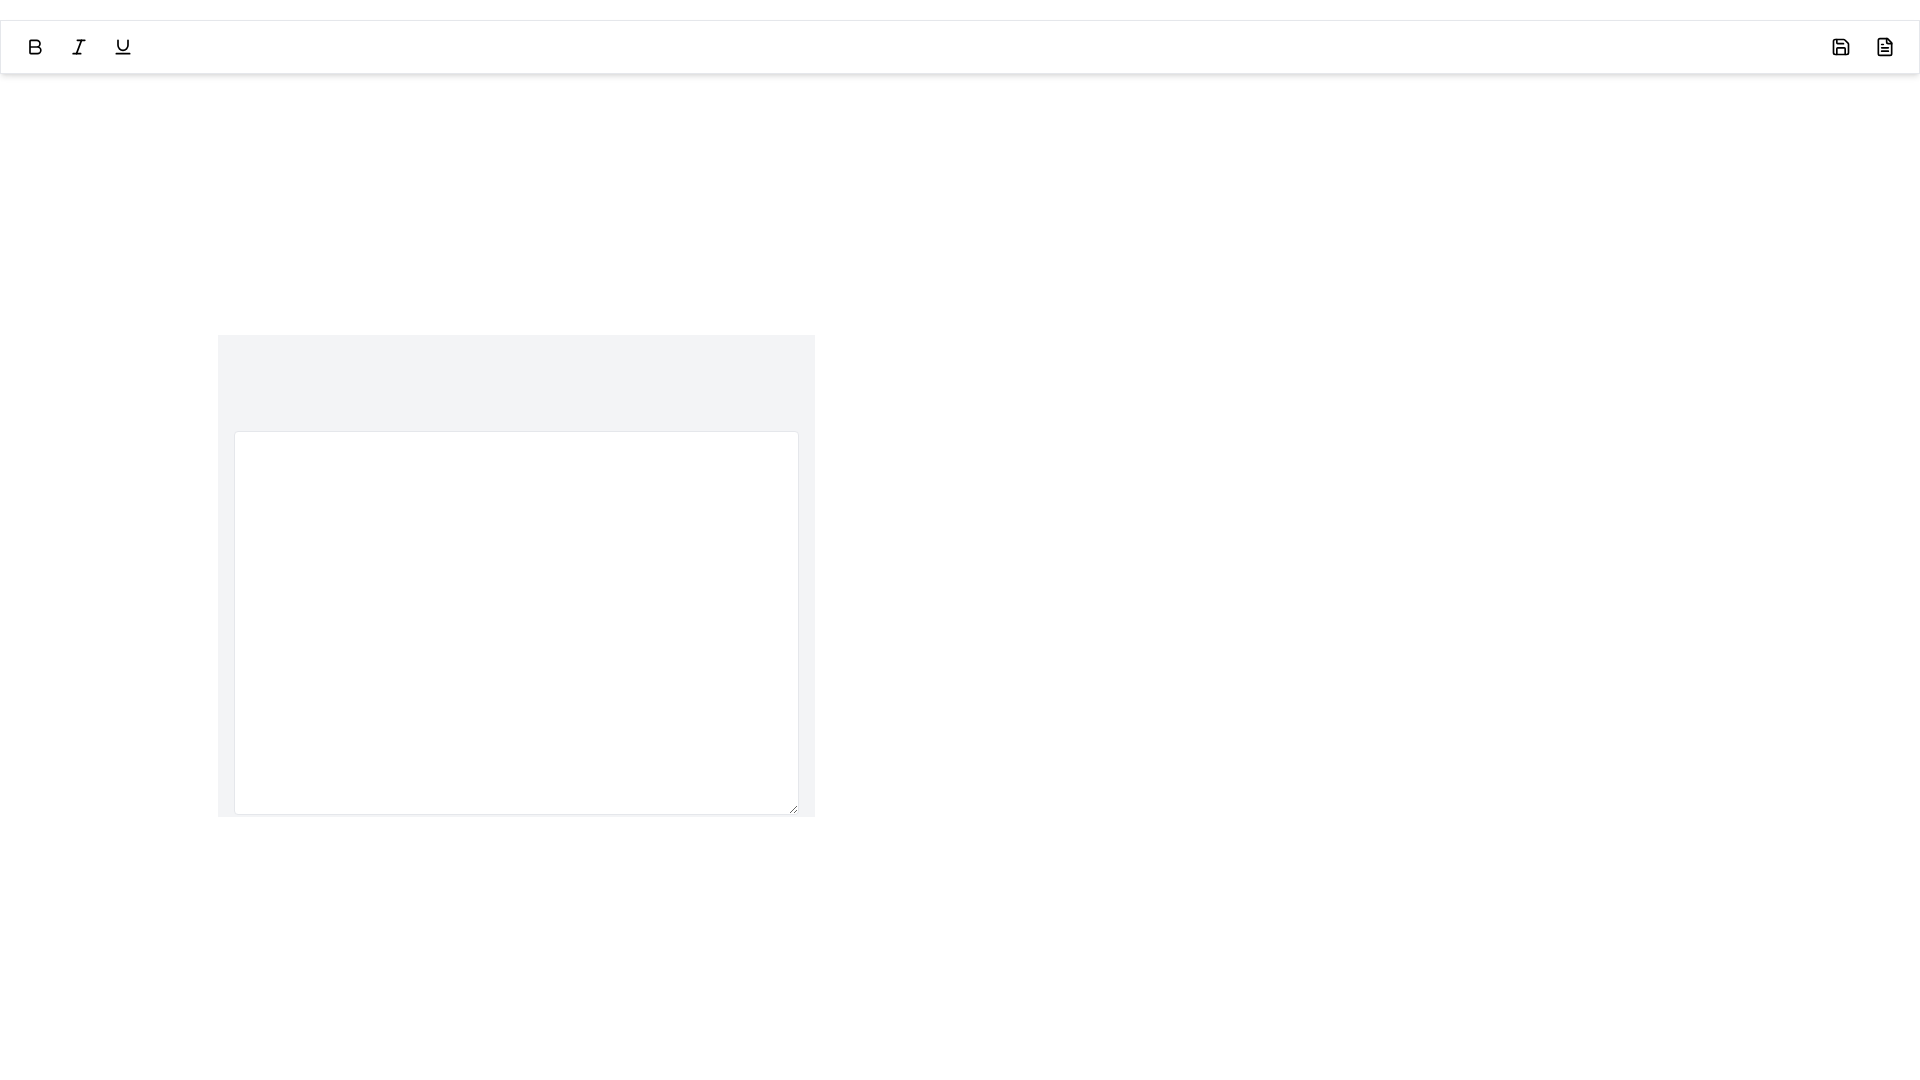 The image size is (1920, 1080). What do you see at coordinates (1840, 45) in the screenshot?
I see `the floppy disk icon within the rounded rectangular button` at bounding box center [1840, 45].